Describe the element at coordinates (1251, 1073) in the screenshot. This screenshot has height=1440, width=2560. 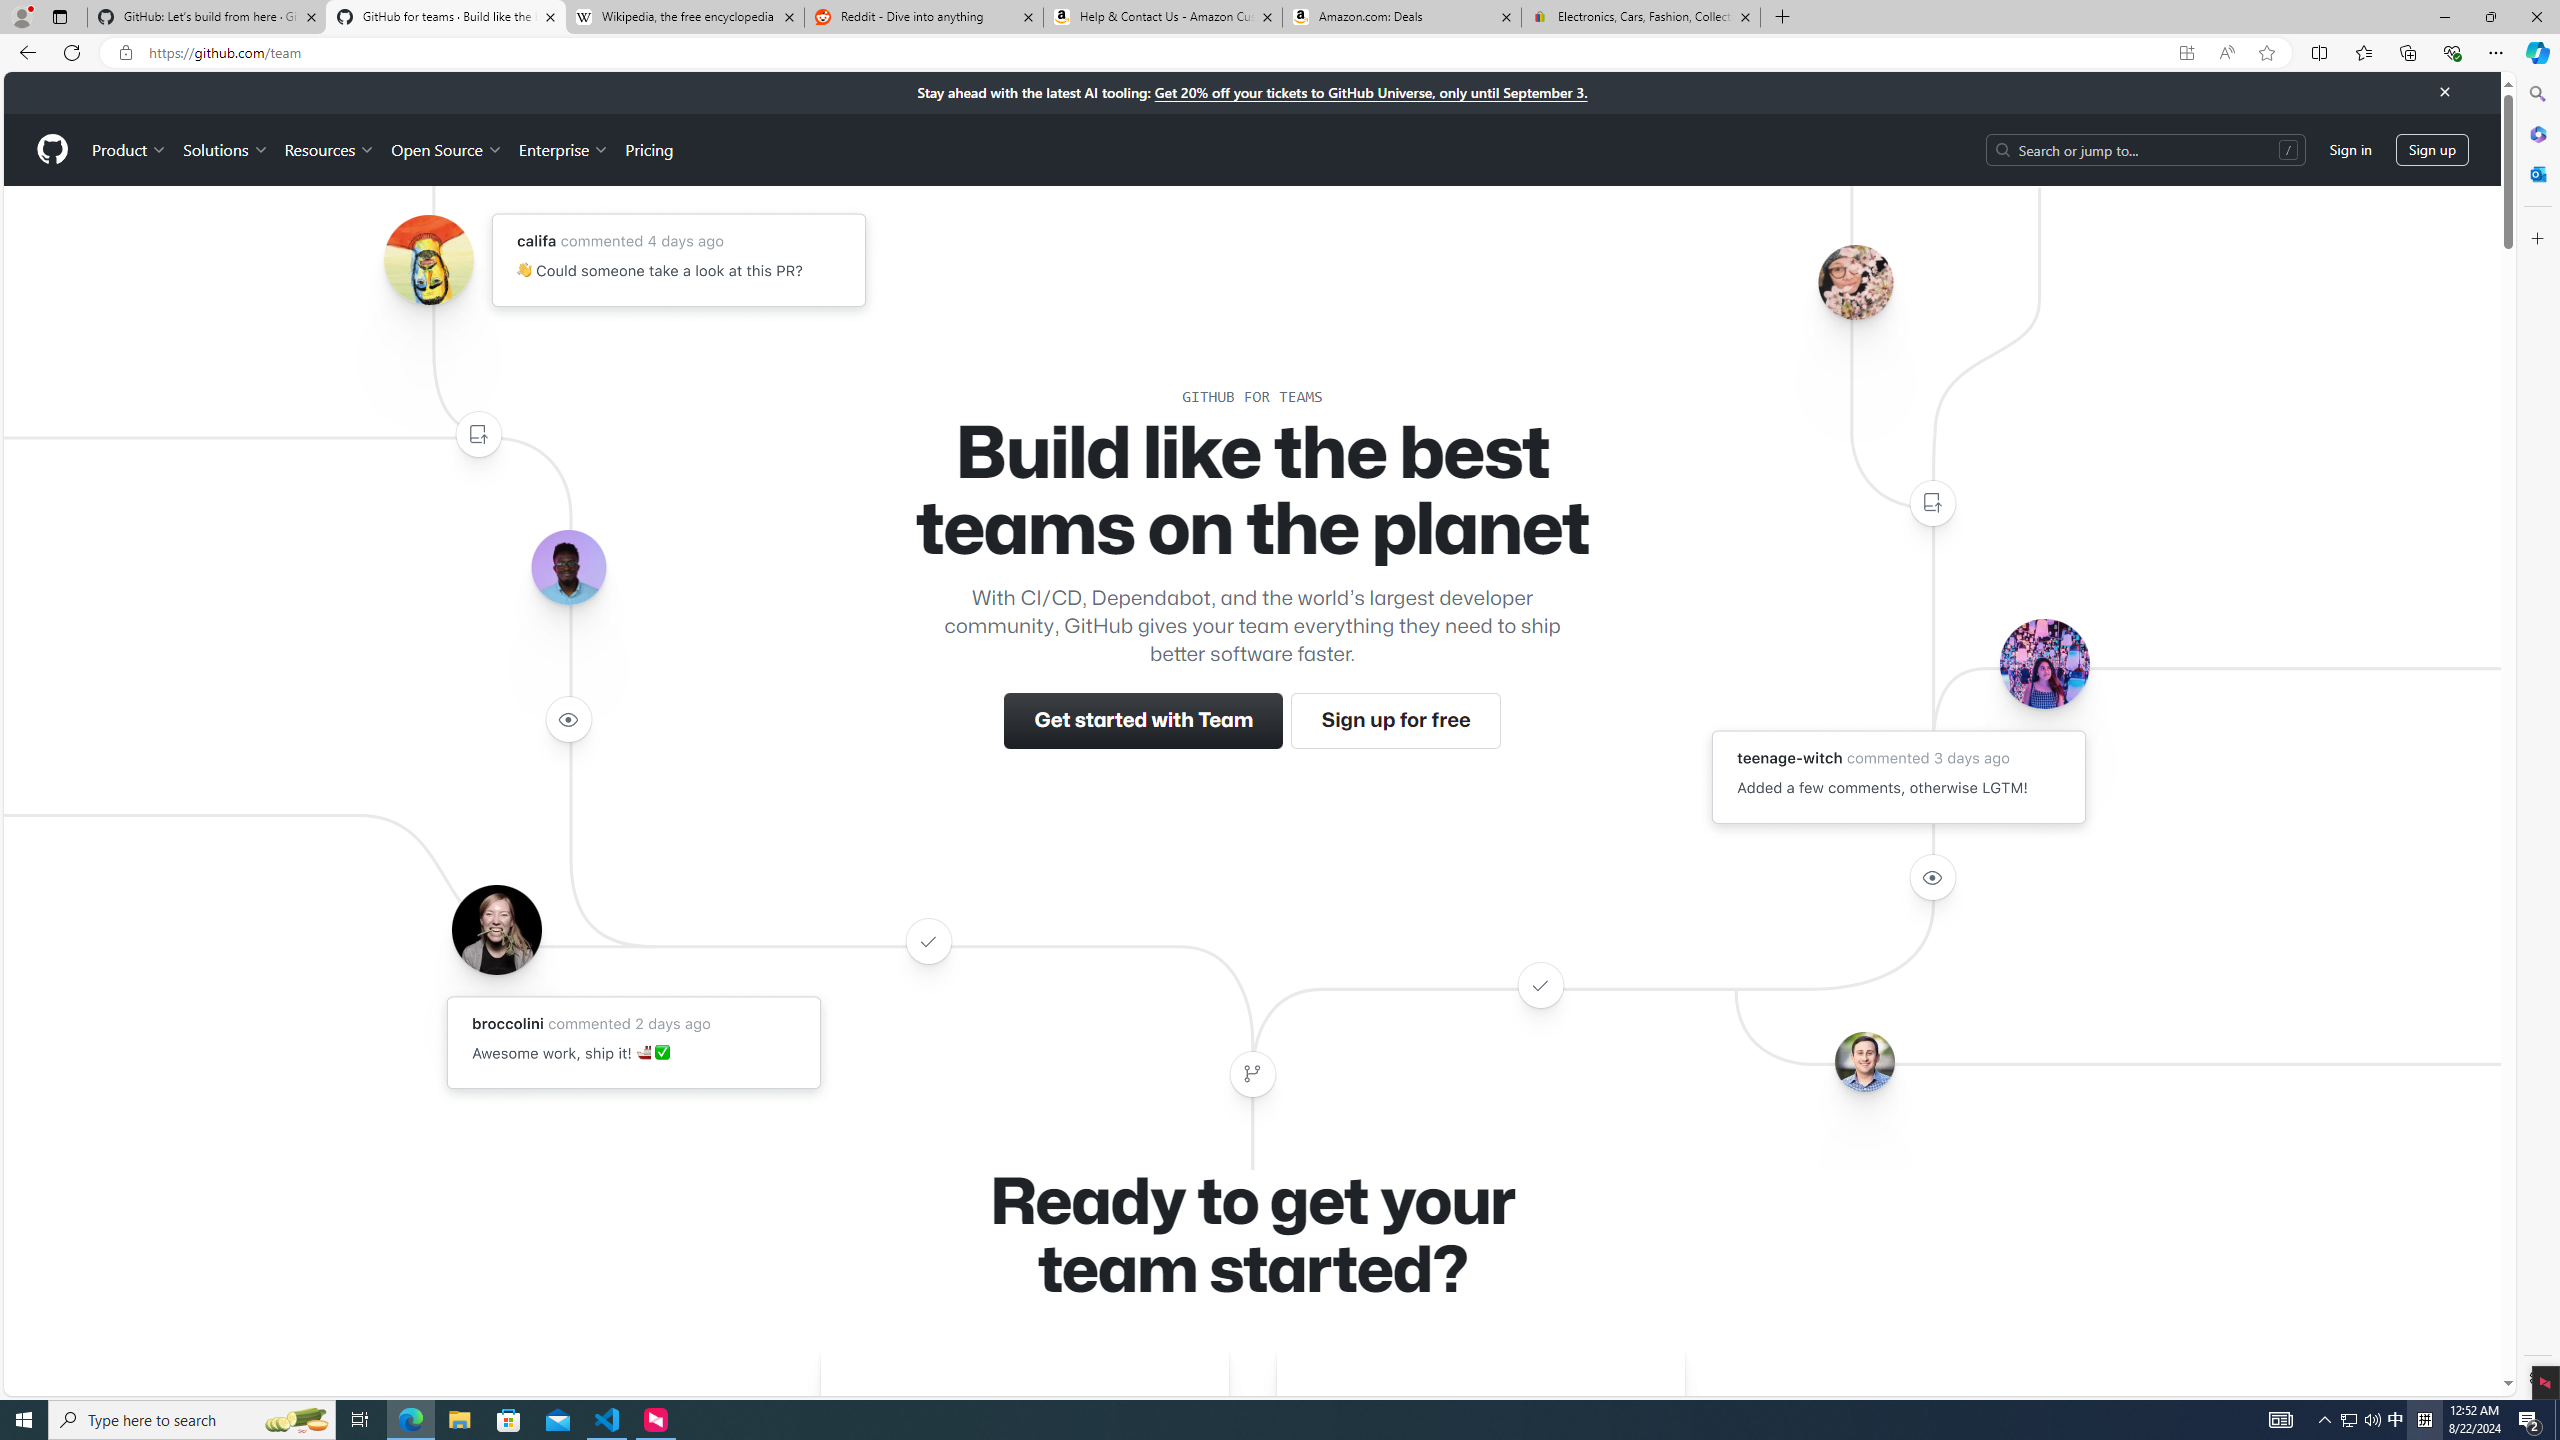
I see `'Class: color-fg-muted width-full'` at that location.